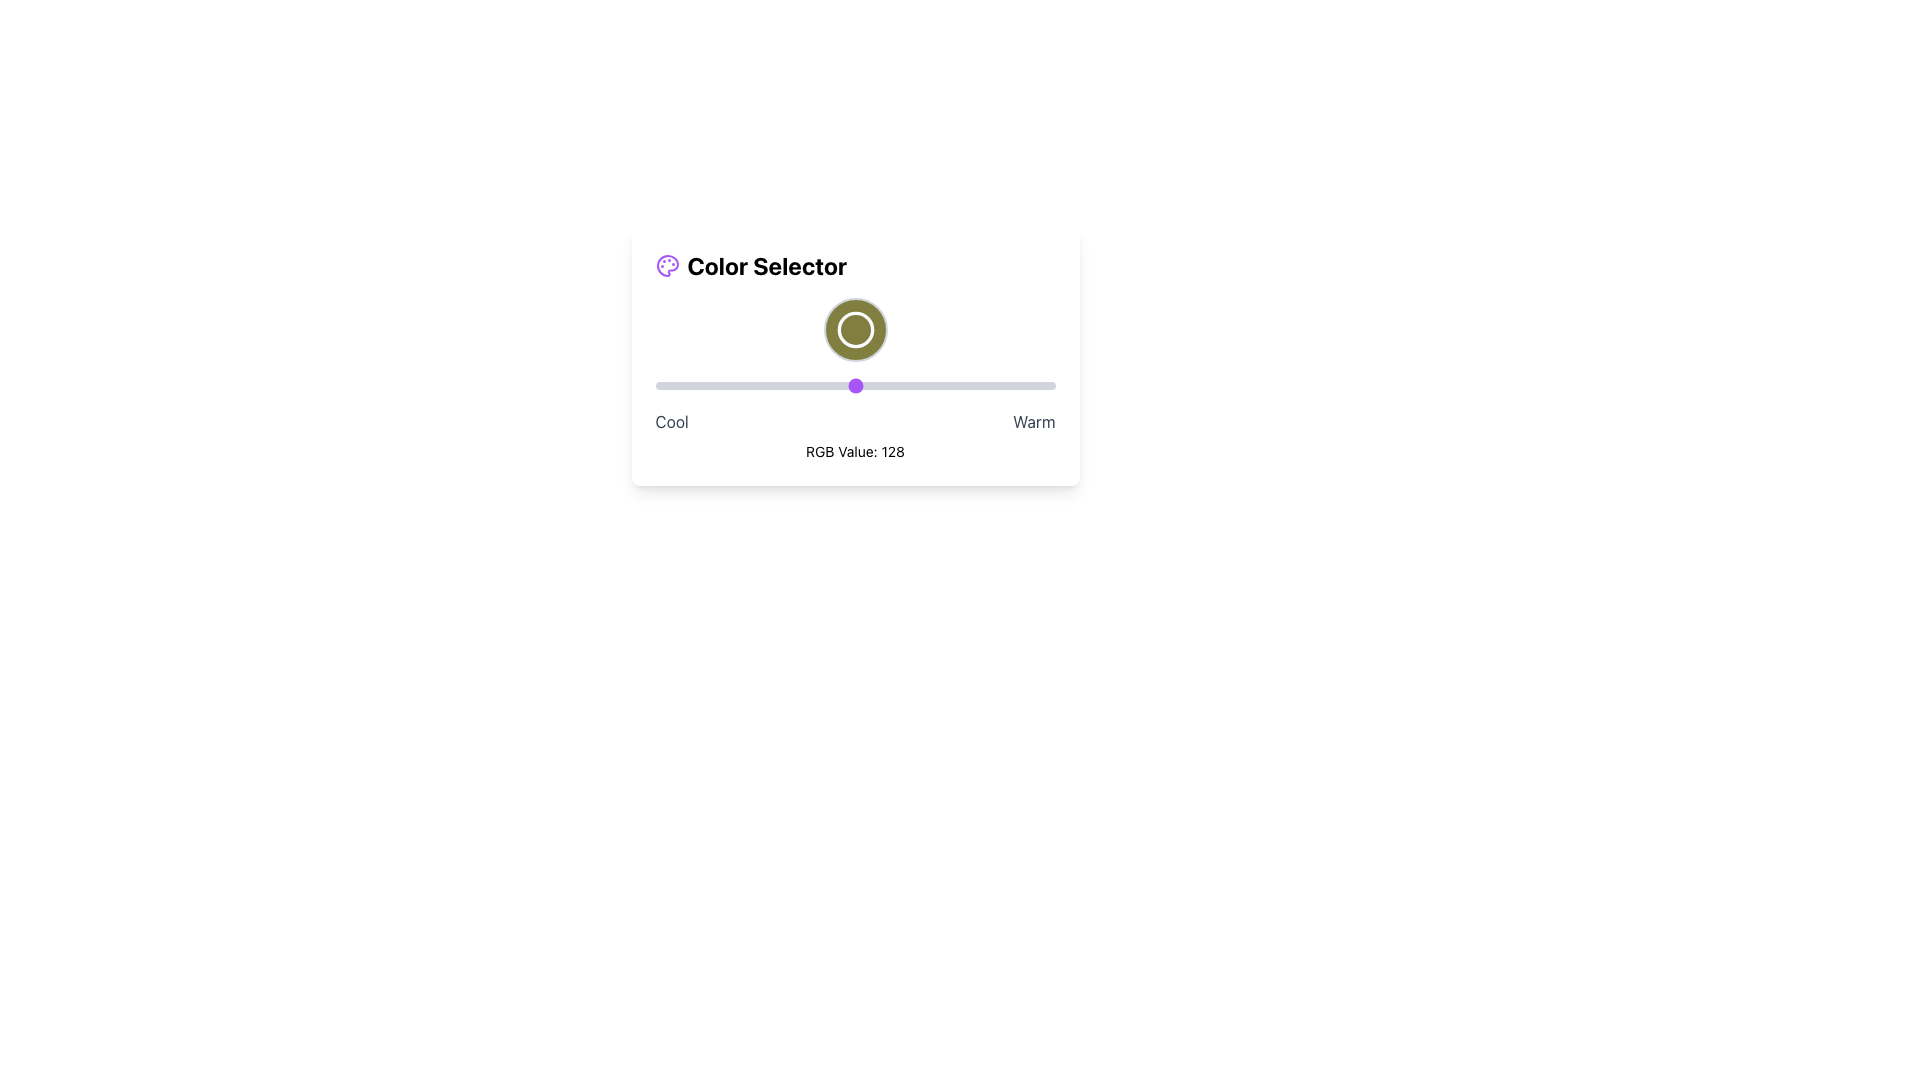  I want to click on the Circular Indicator element, which is a circular widget with a greenish background and a white border, located in the middle-top section of the 'Color Selector' interface, so click(855, 329).